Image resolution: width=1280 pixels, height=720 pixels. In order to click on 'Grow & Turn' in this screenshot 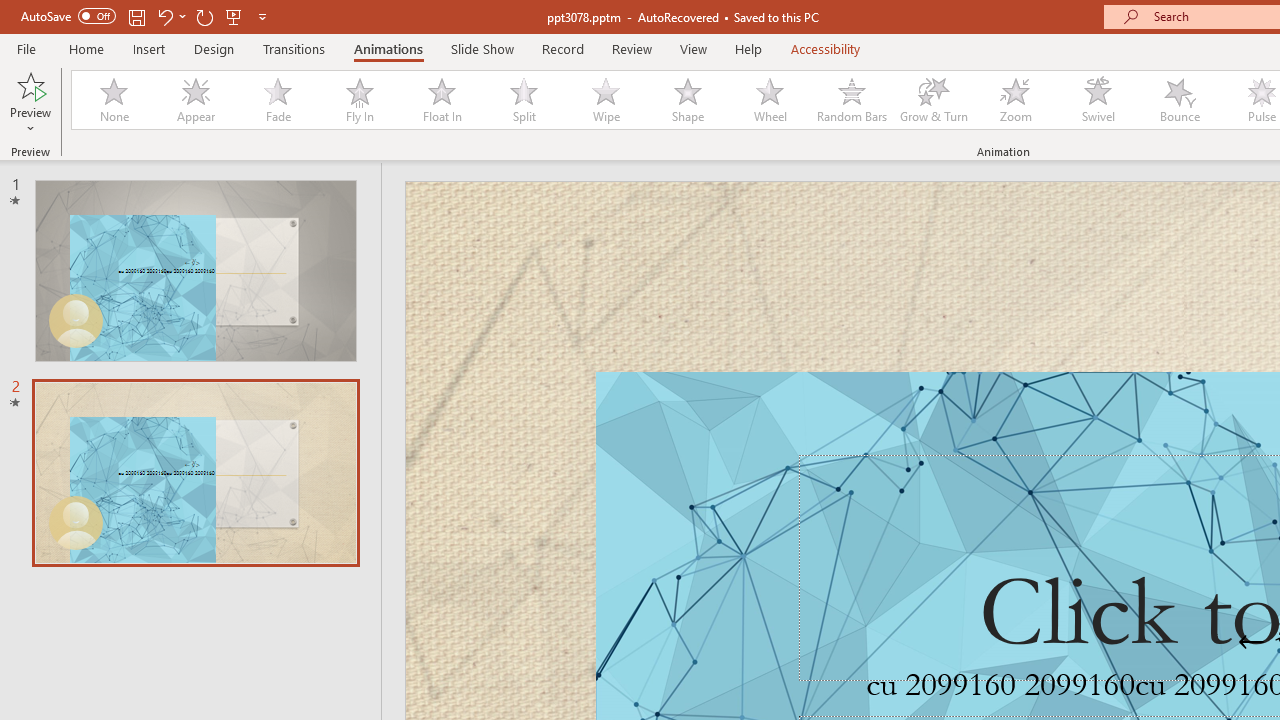, I will do `click(933, 100)`.